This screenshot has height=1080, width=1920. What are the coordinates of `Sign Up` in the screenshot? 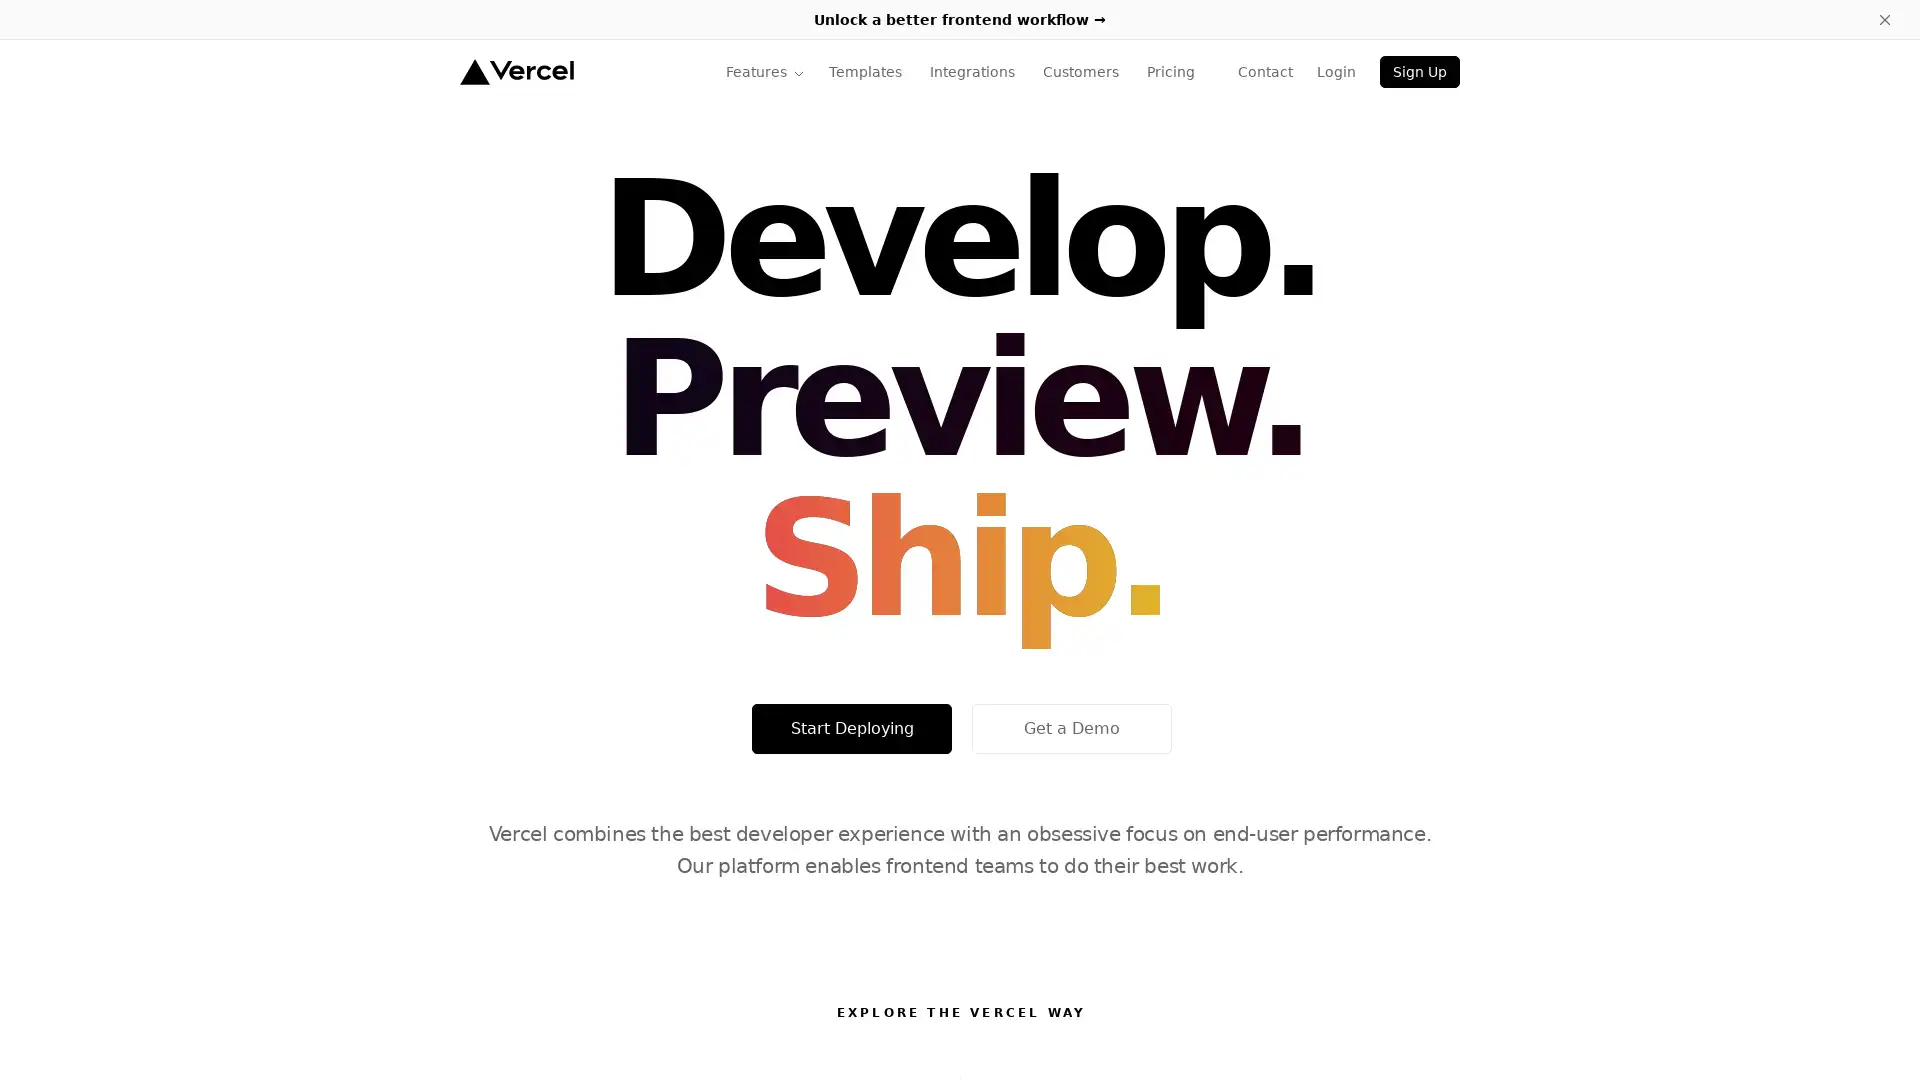 It's located at (1419, 71).